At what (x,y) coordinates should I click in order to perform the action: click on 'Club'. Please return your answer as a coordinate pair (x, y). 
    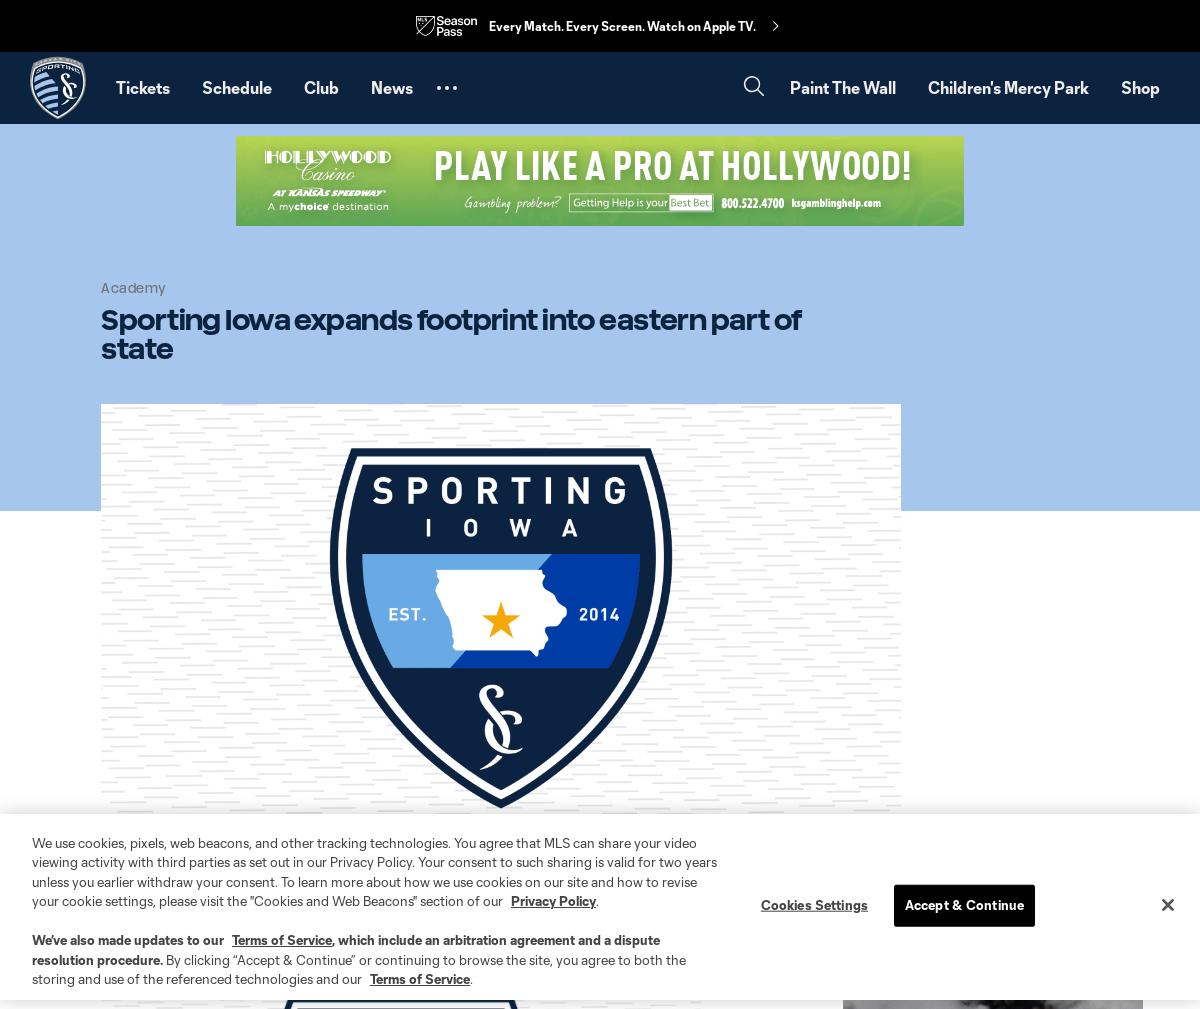
    Looking at the image, I should click on (321, 86).